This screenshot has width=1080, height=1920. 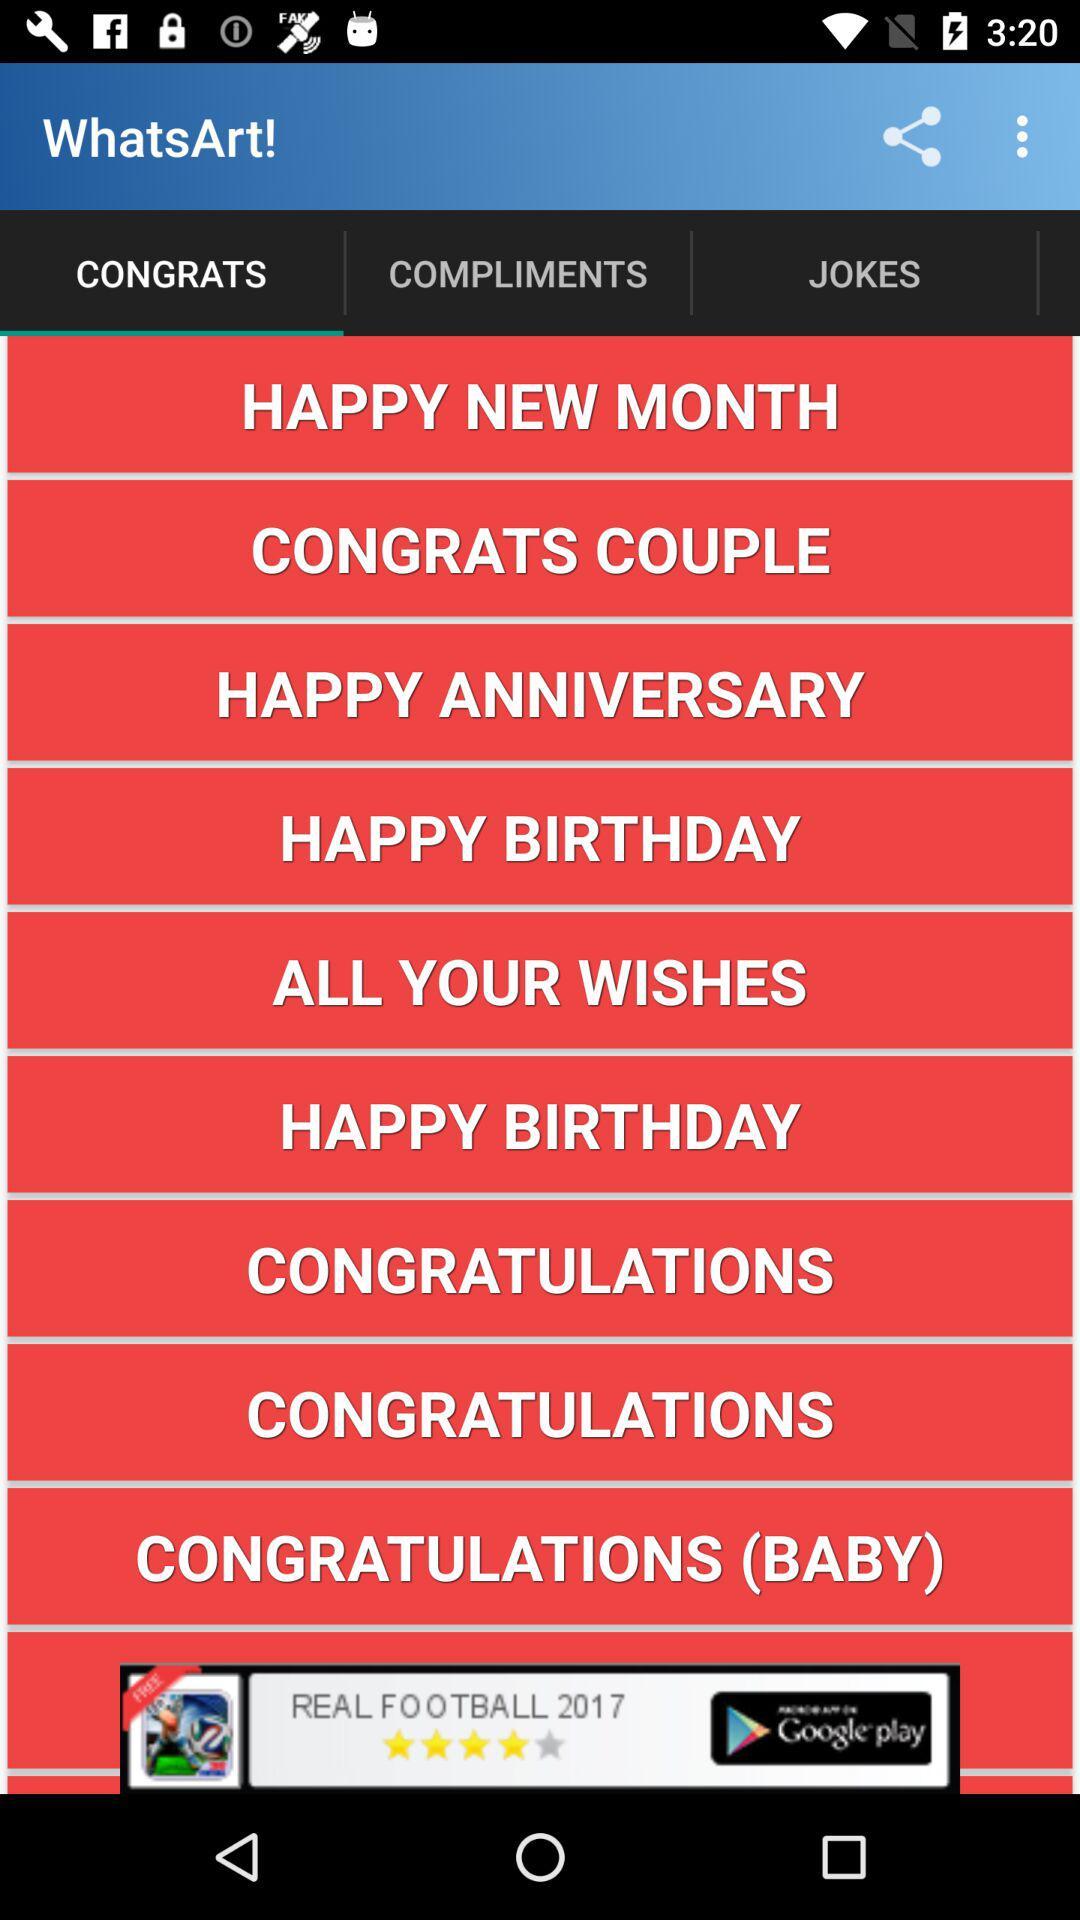 What do you see at coordinates (540, 548) in the screenshot?
I see `the congrats couple item` at bounding box center [540, 548].